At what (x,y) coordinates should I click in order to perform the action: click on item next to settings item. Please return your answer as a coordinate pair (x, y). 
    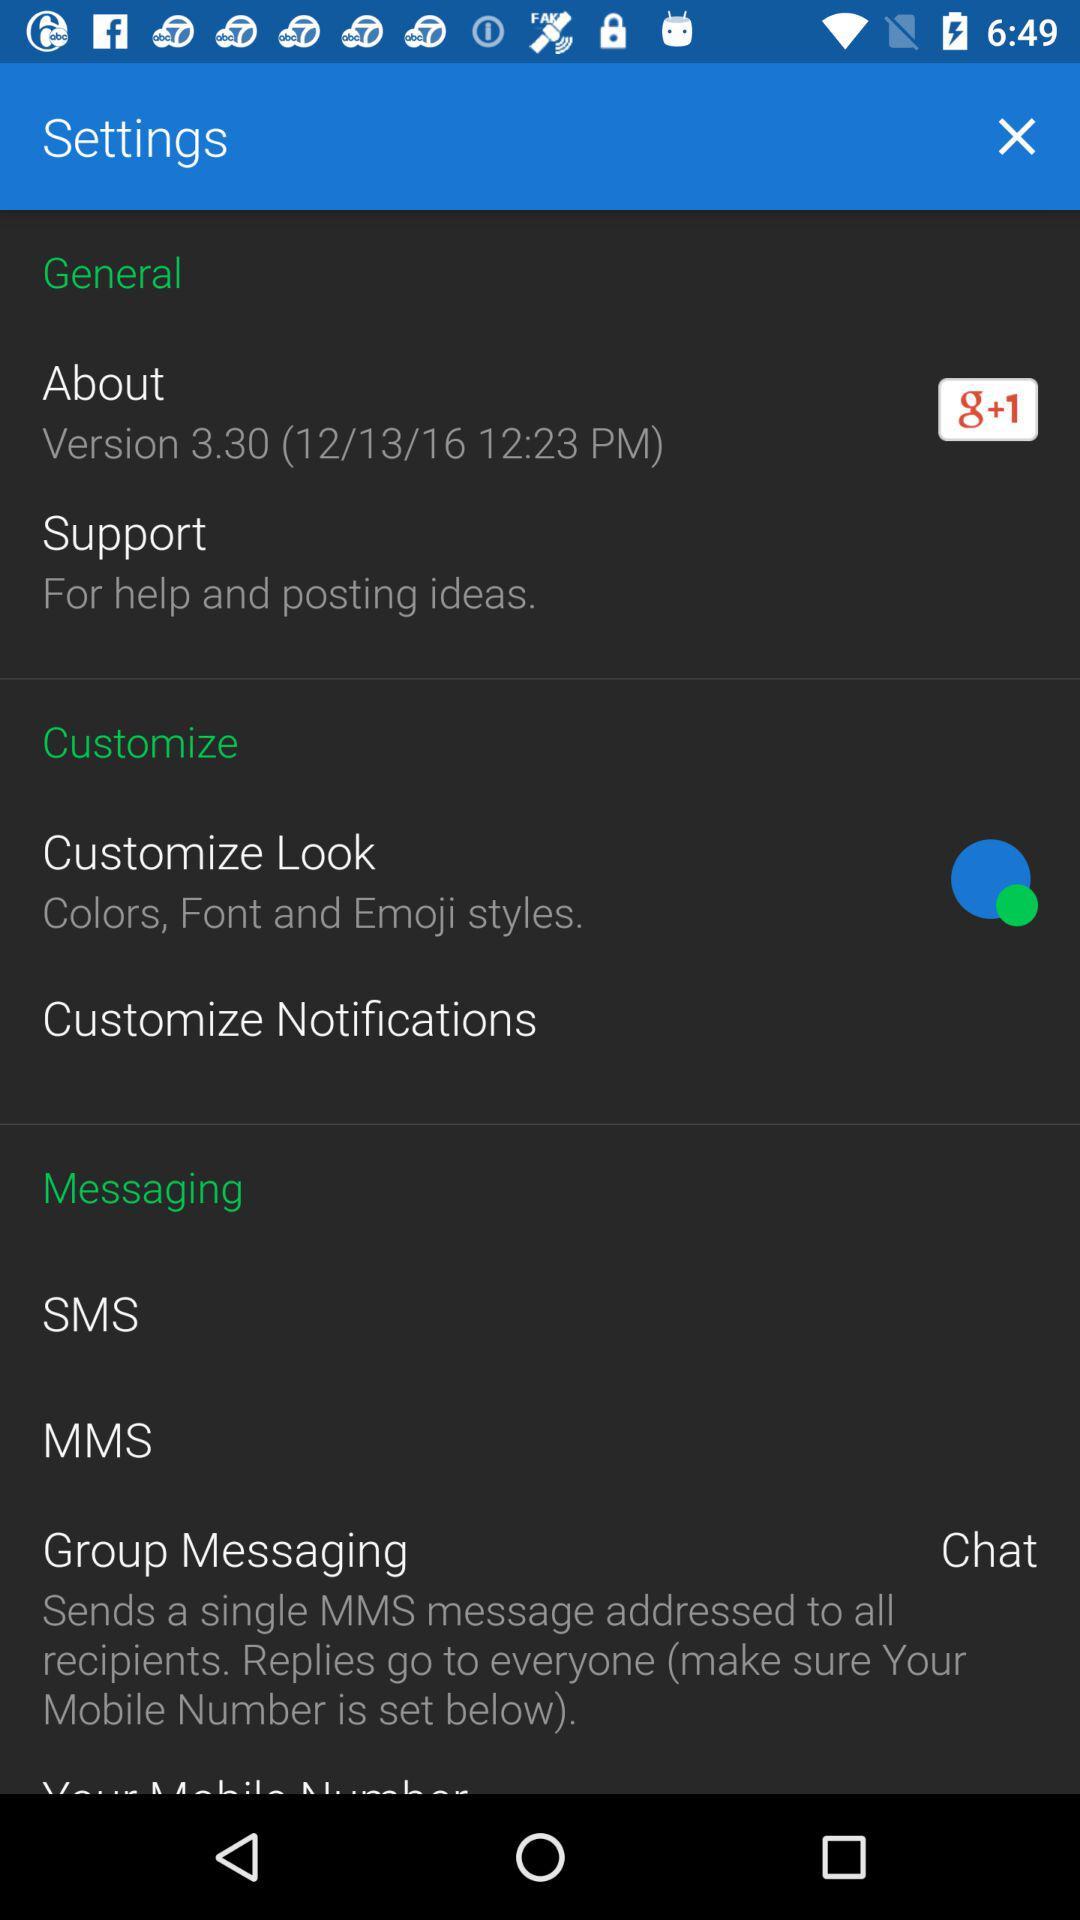
    Looking at the image, I should click on (1017, 135).